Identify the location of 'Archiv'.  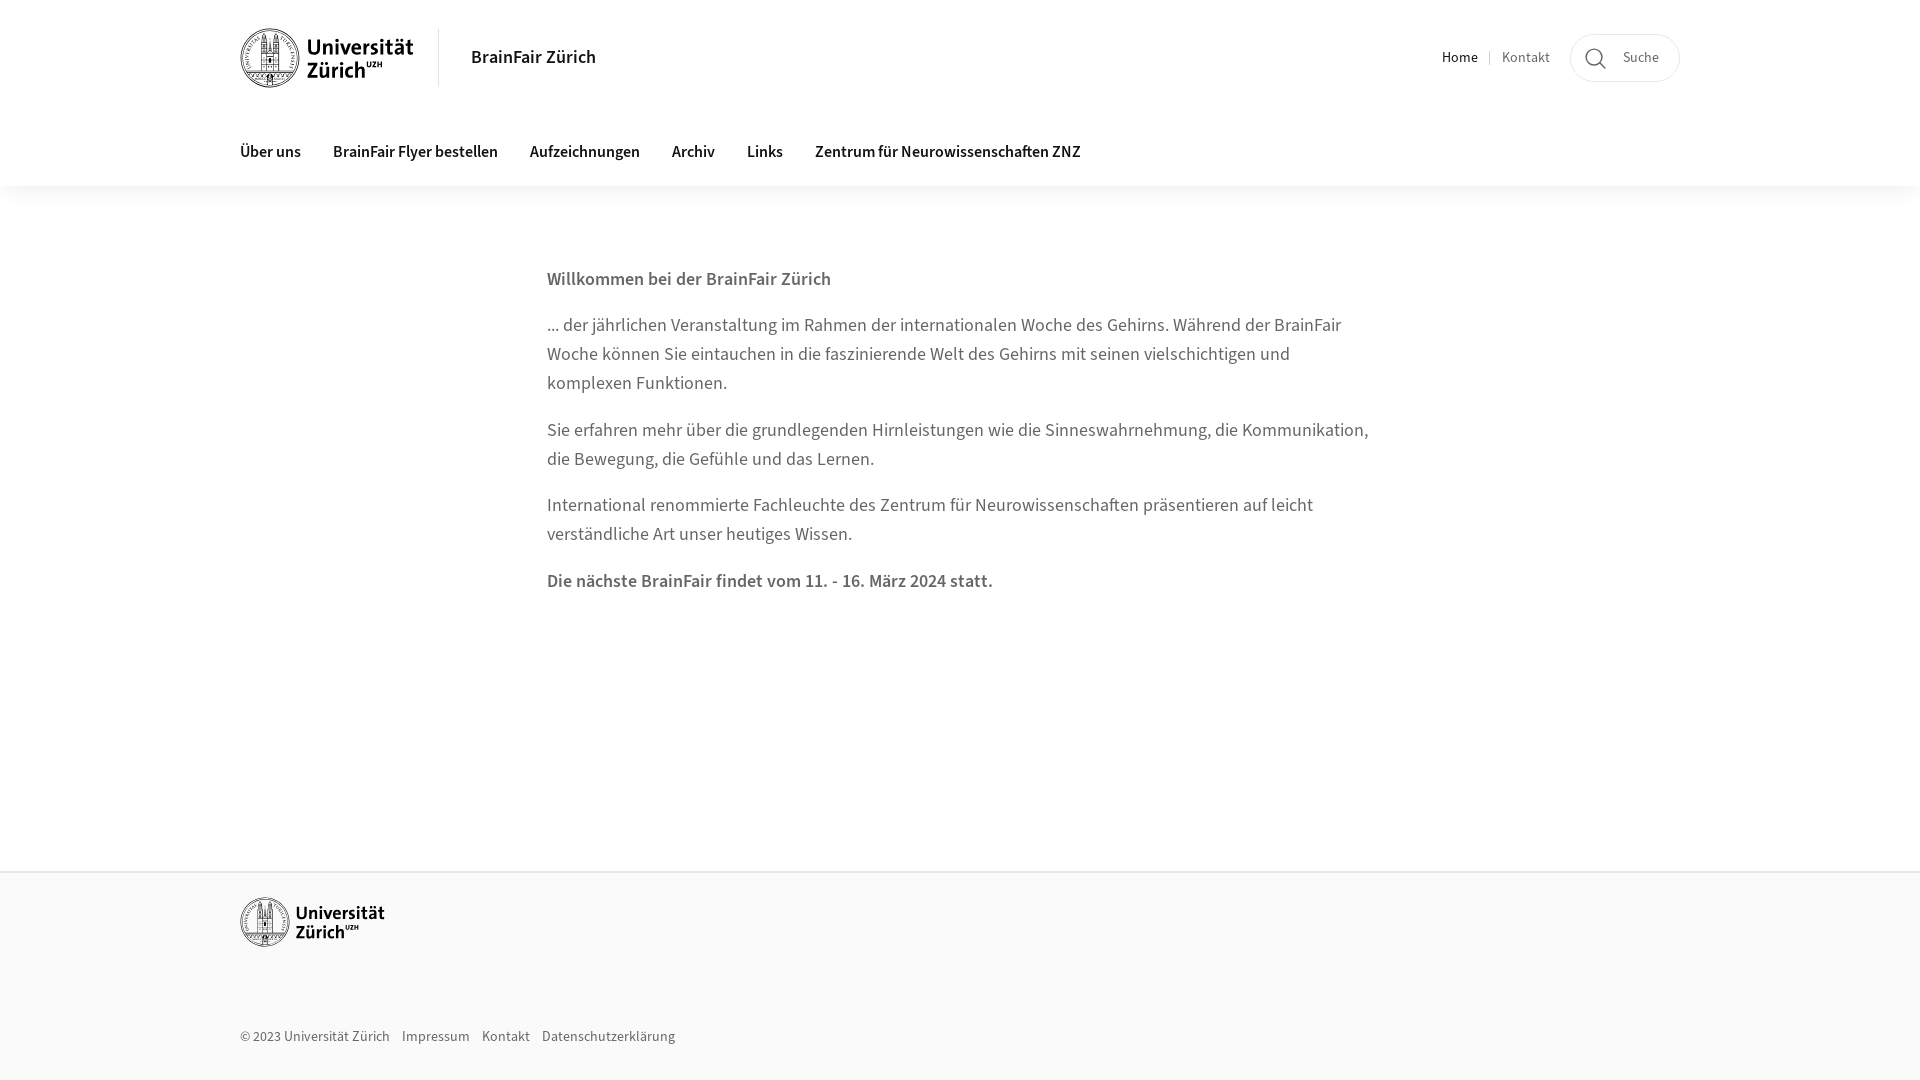
(693, 152).